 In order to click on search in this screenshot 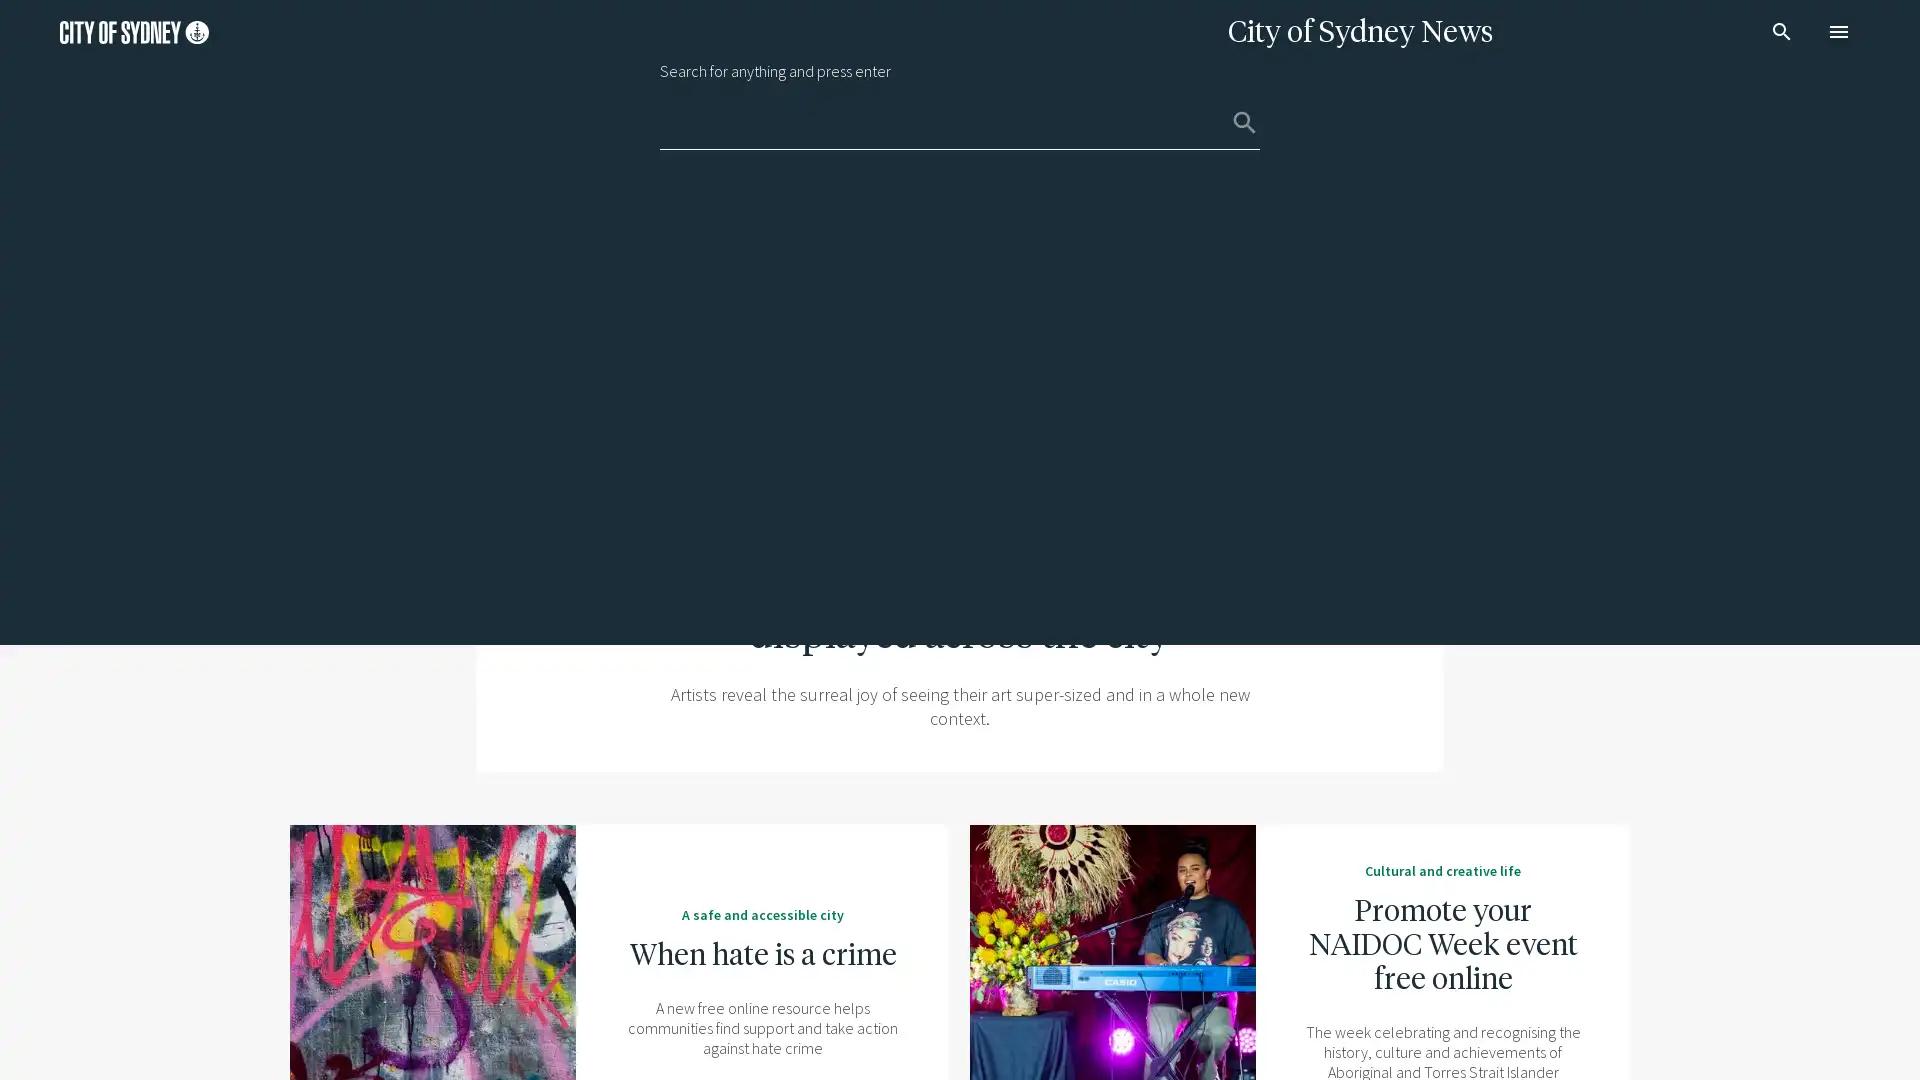, I will do `click(1781, 31)`.